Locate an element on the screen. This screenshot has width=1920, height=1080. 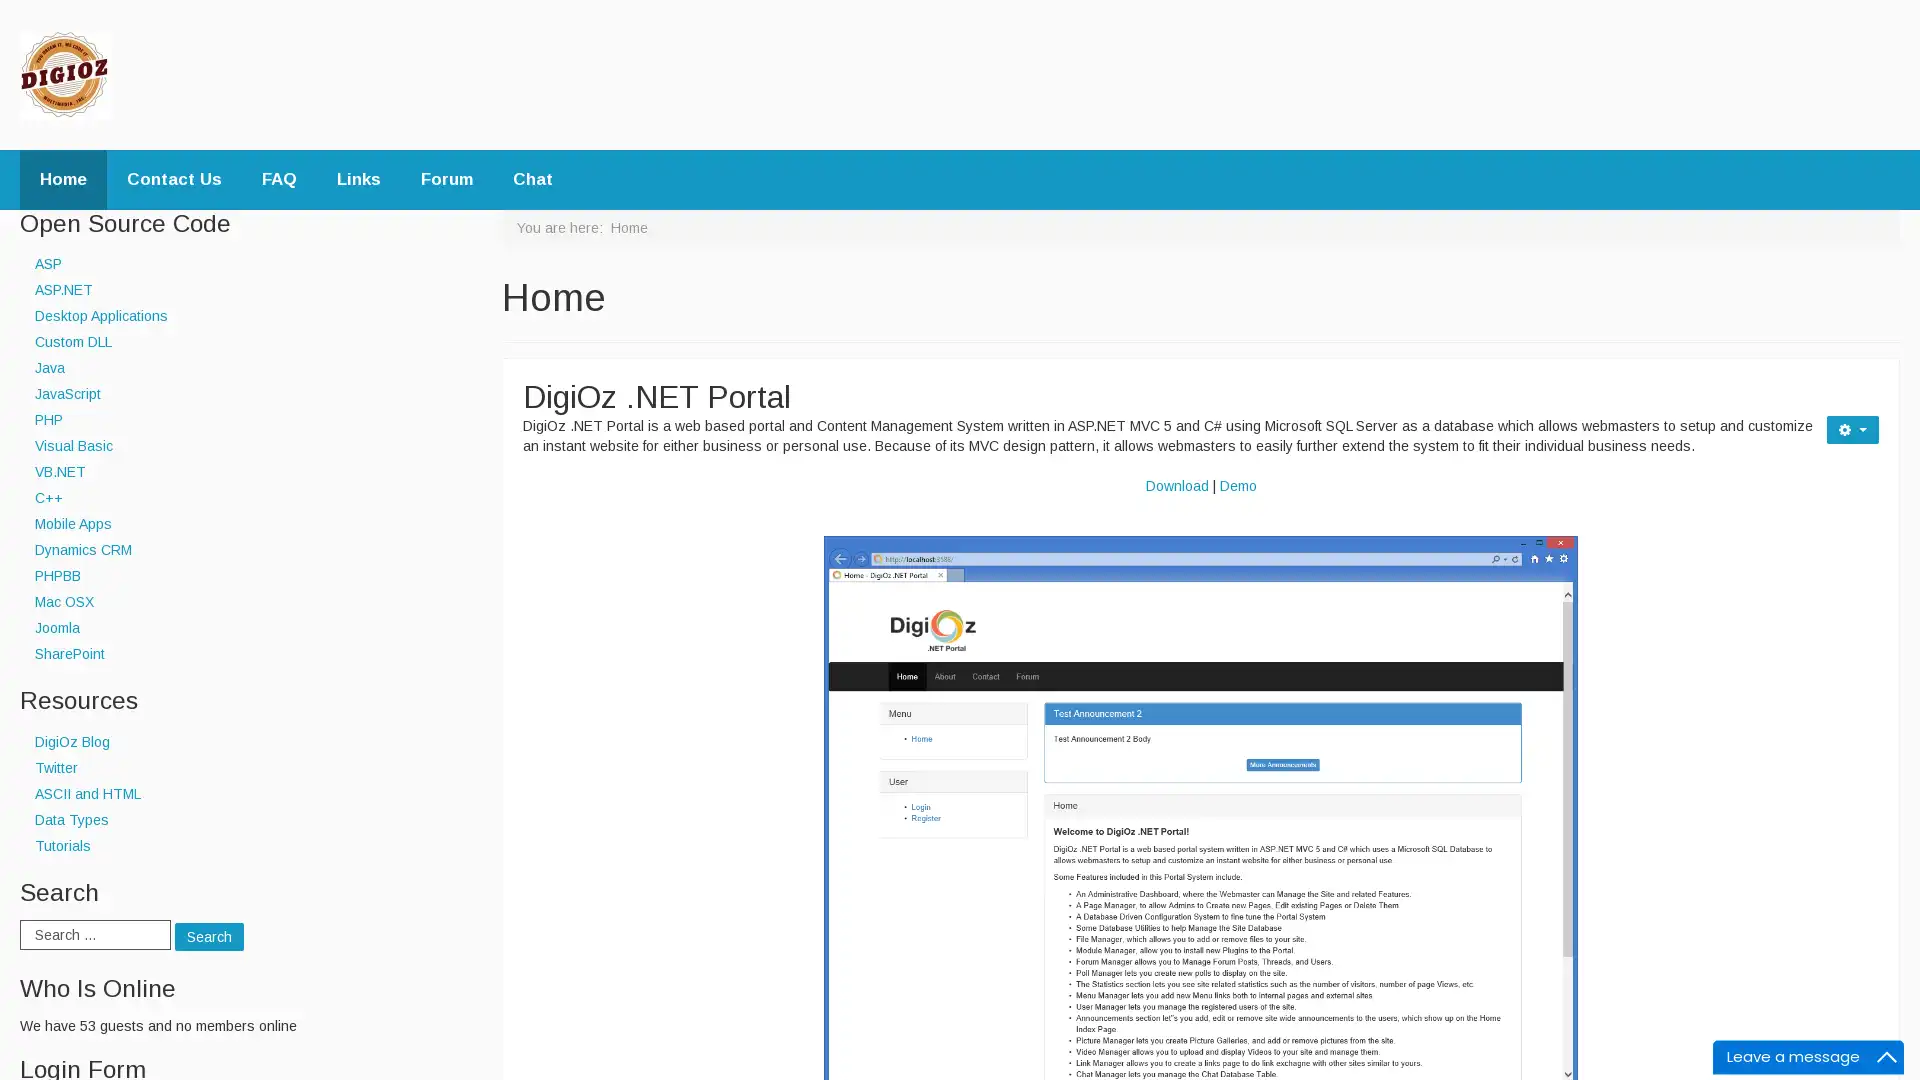
Search is located at coordinates (209, 937).